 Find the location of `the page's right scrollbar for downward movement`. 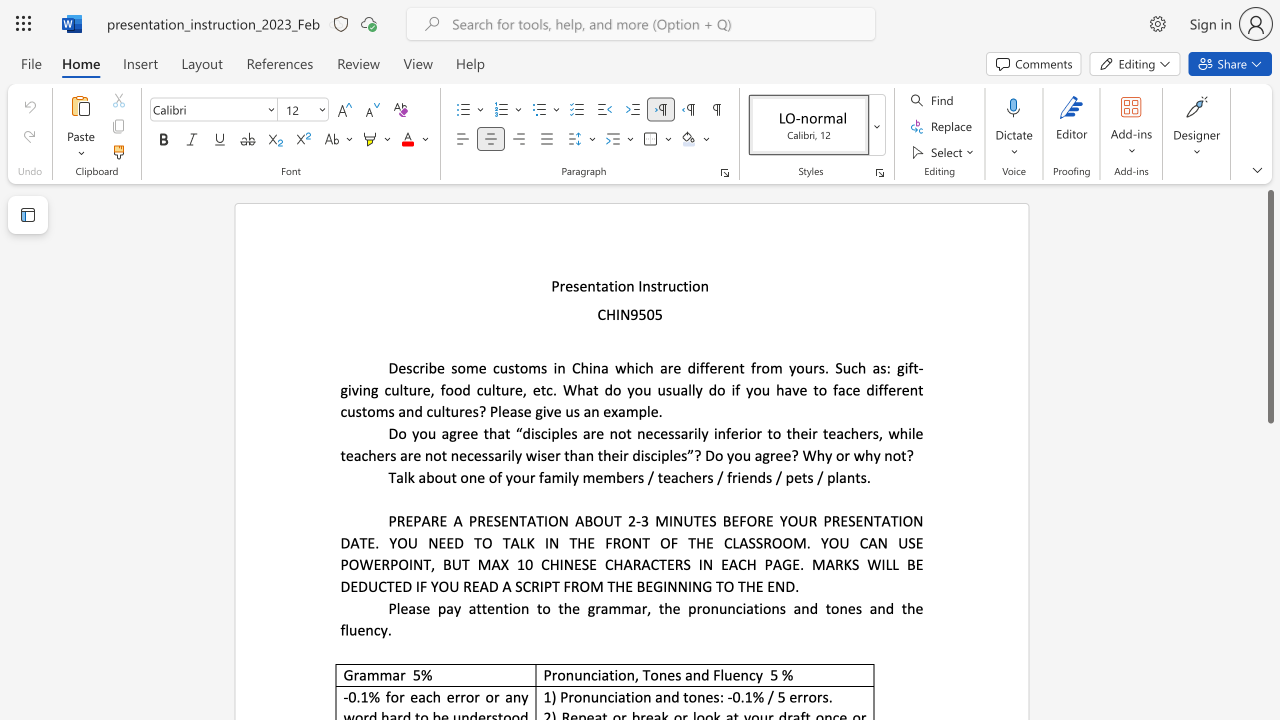

the page's right scrollbar for downward movement is located at coordinates (1269, 490).